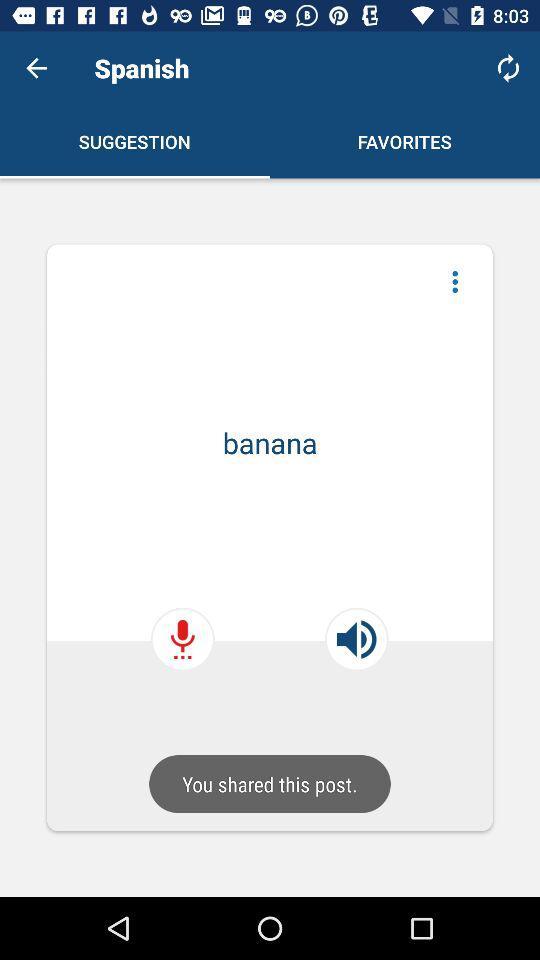 This screenshot has width=540, height=960. I want to click on refresh icon which is at top right corner of the web page, so click(508, 68).